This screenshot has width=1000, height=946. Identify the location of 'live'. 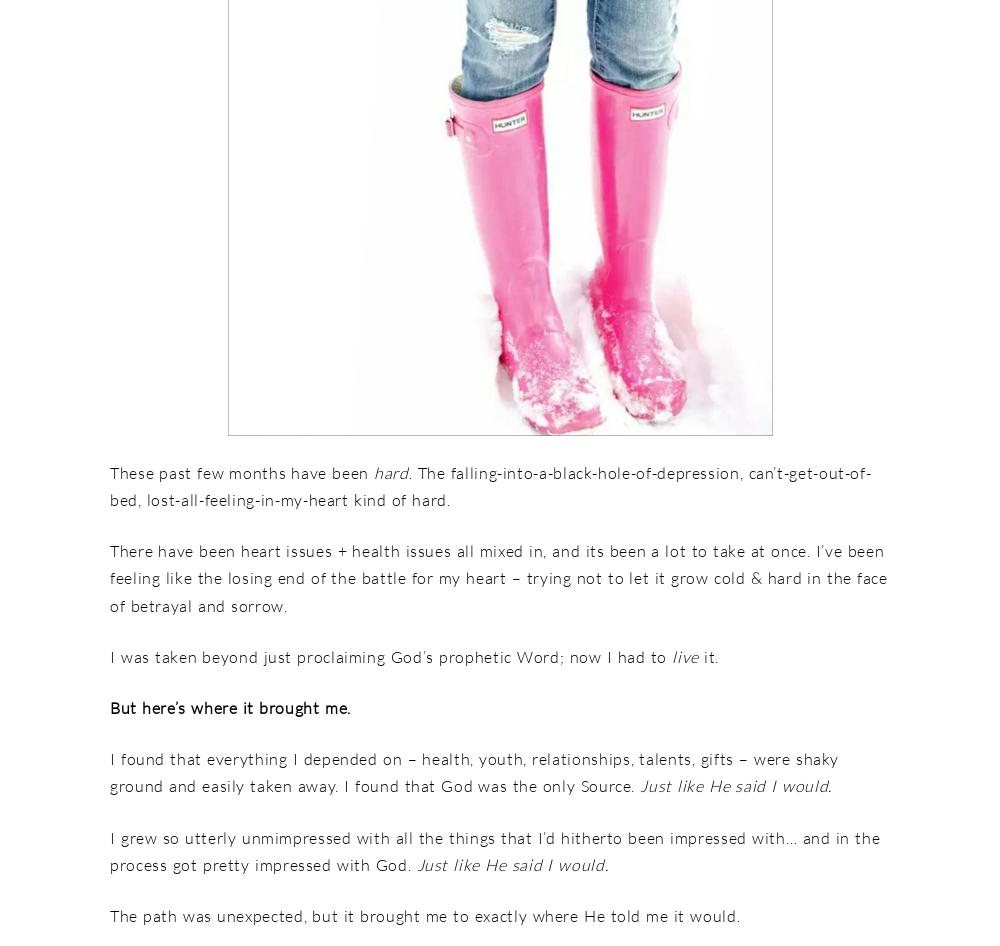
(688, 655).